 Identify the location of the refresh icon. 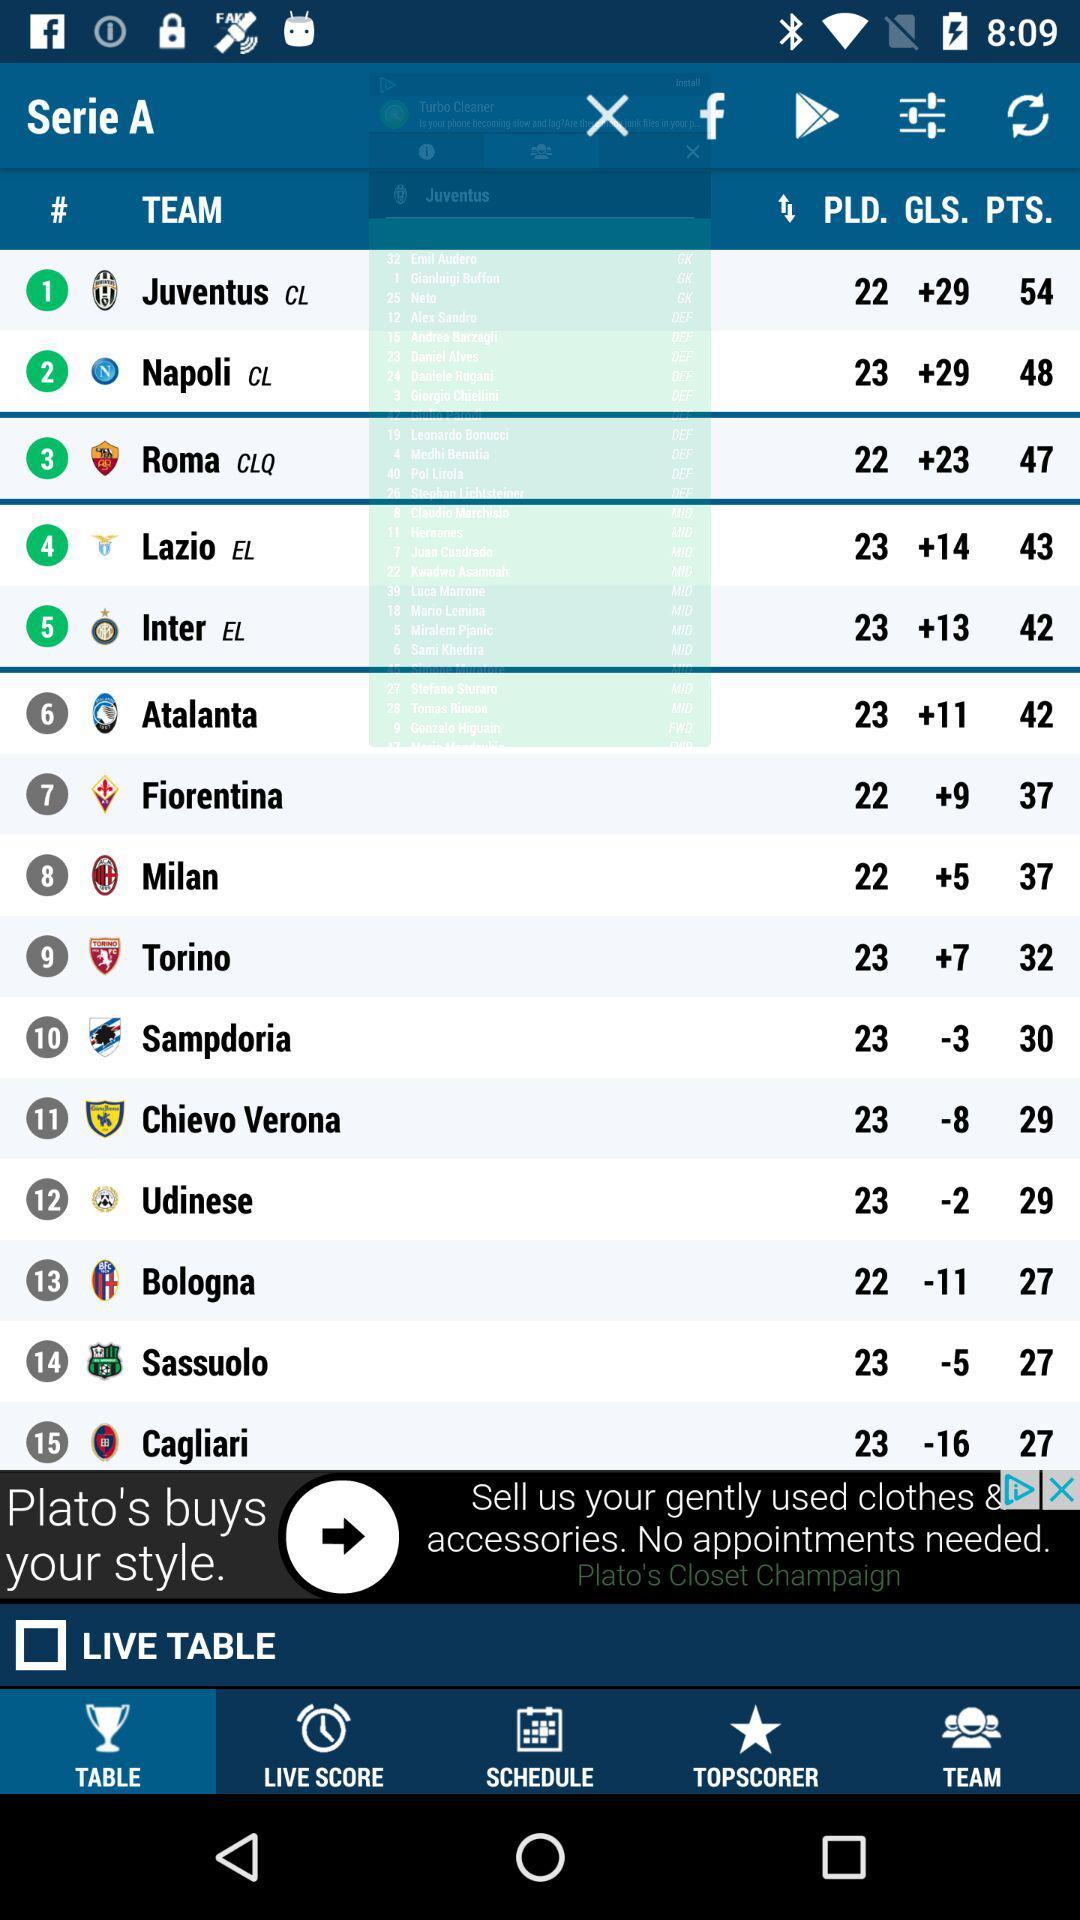
(1027, 114).